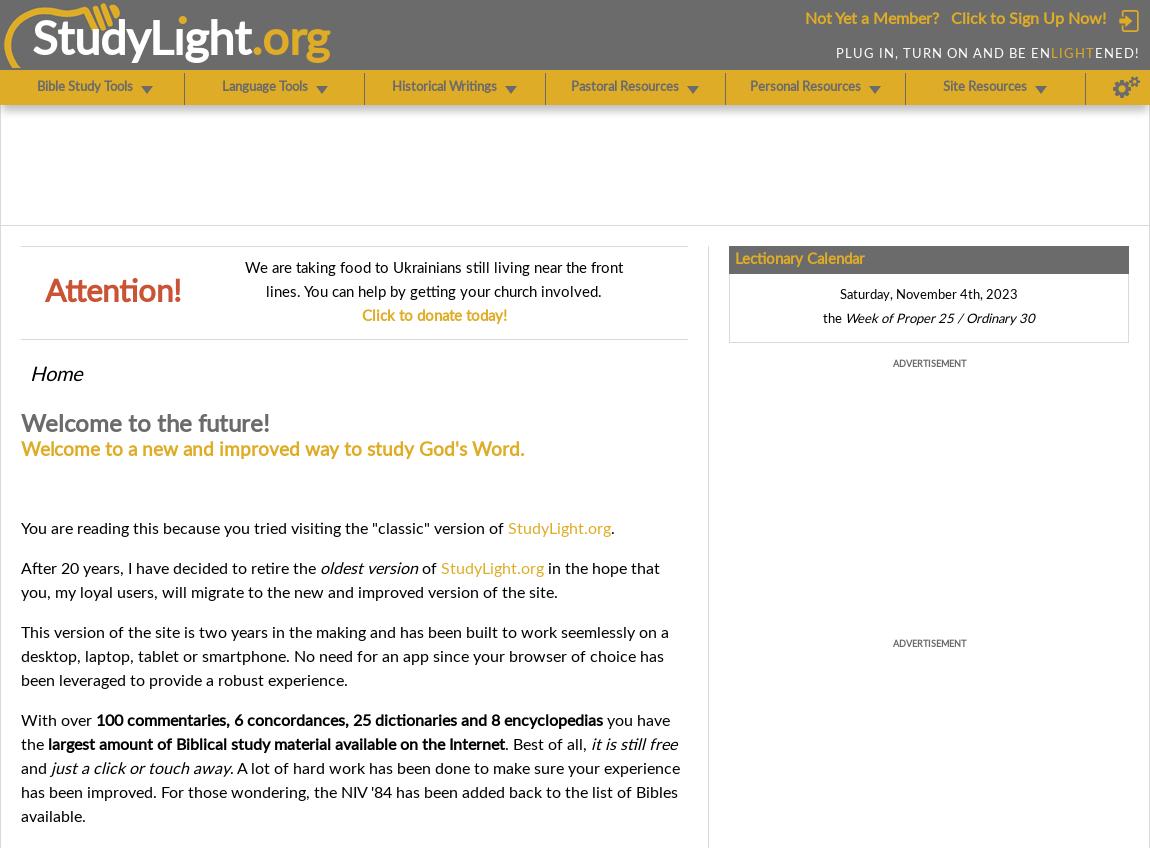 The width and height of the screenshot is (1150, 848). What do you see at coordinates (798, 258) in the screenshot?
I see `'Lectionary Calendar'` at bounding box center [798, 258].